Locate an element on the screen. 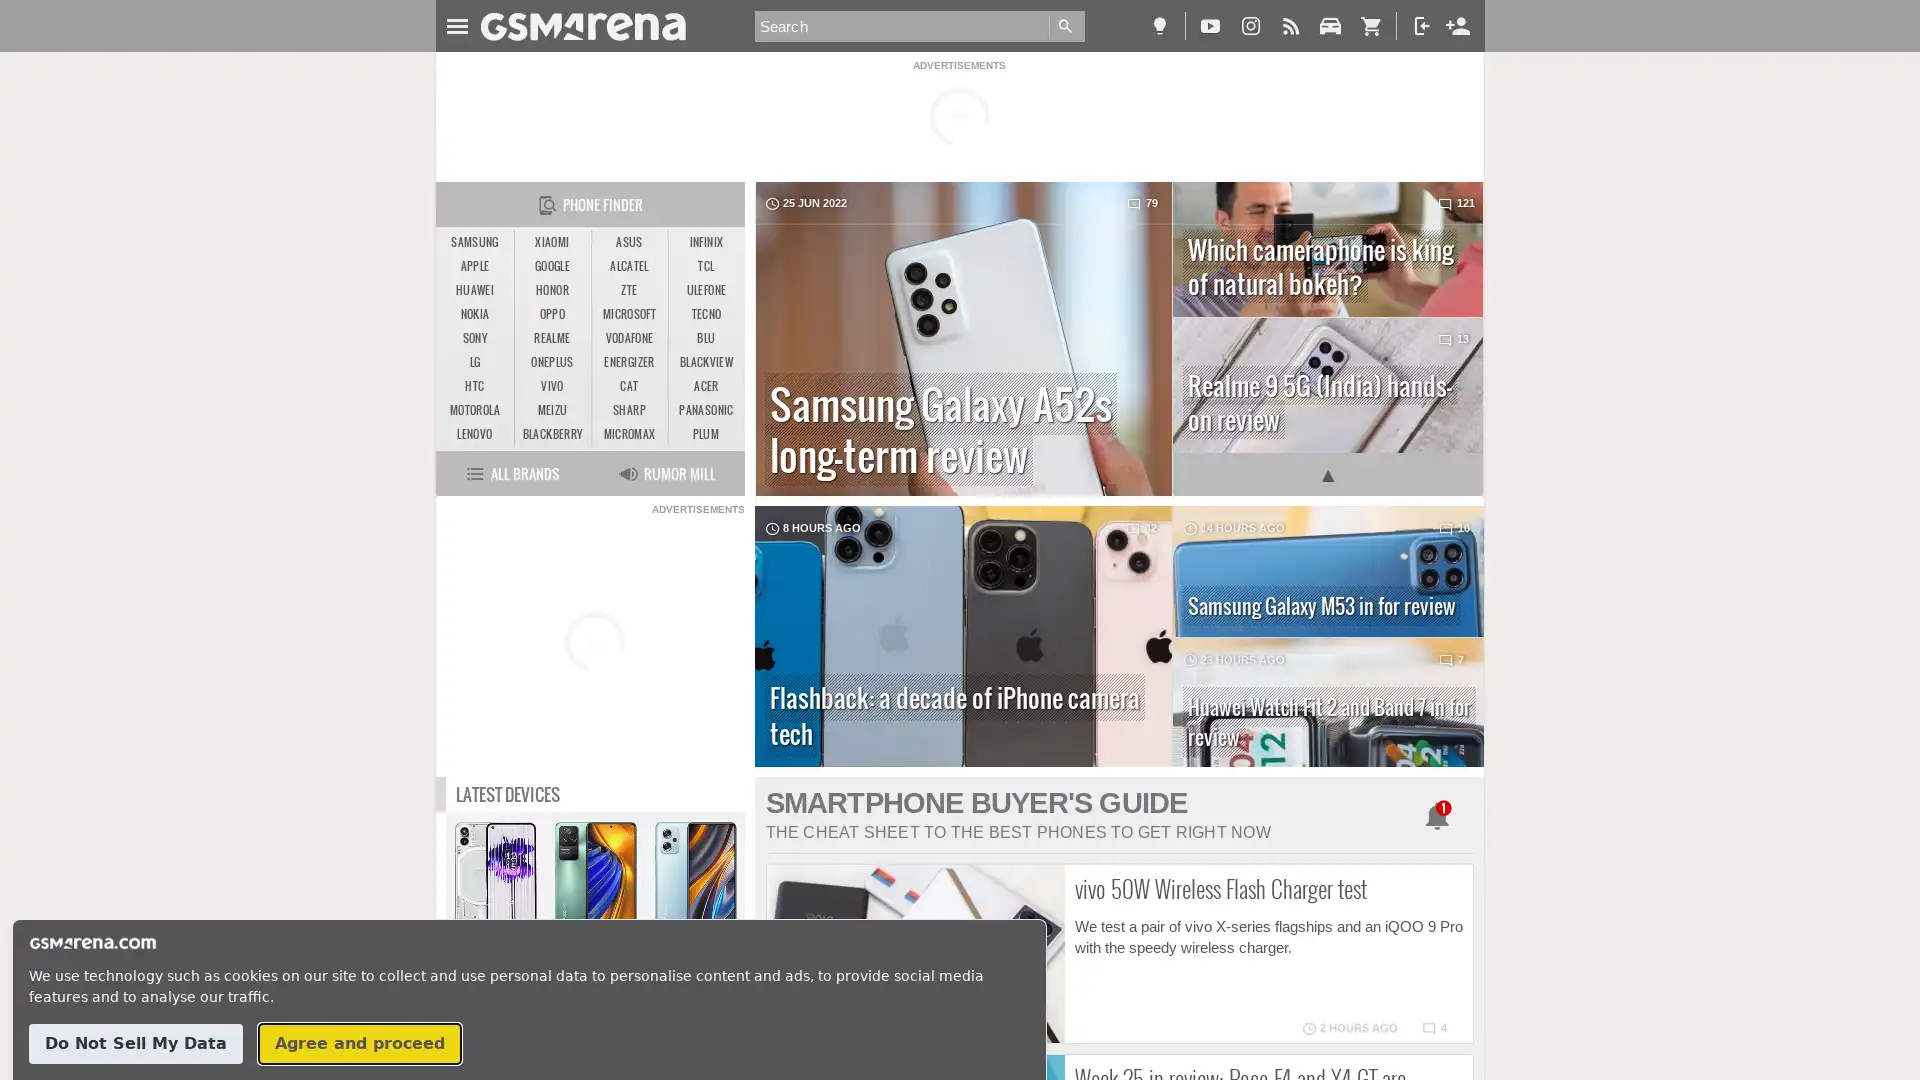 Image resolution: width=1920 pixels, height=1080 pixels. Agree and proceed is located at coordinates (360, 1043).